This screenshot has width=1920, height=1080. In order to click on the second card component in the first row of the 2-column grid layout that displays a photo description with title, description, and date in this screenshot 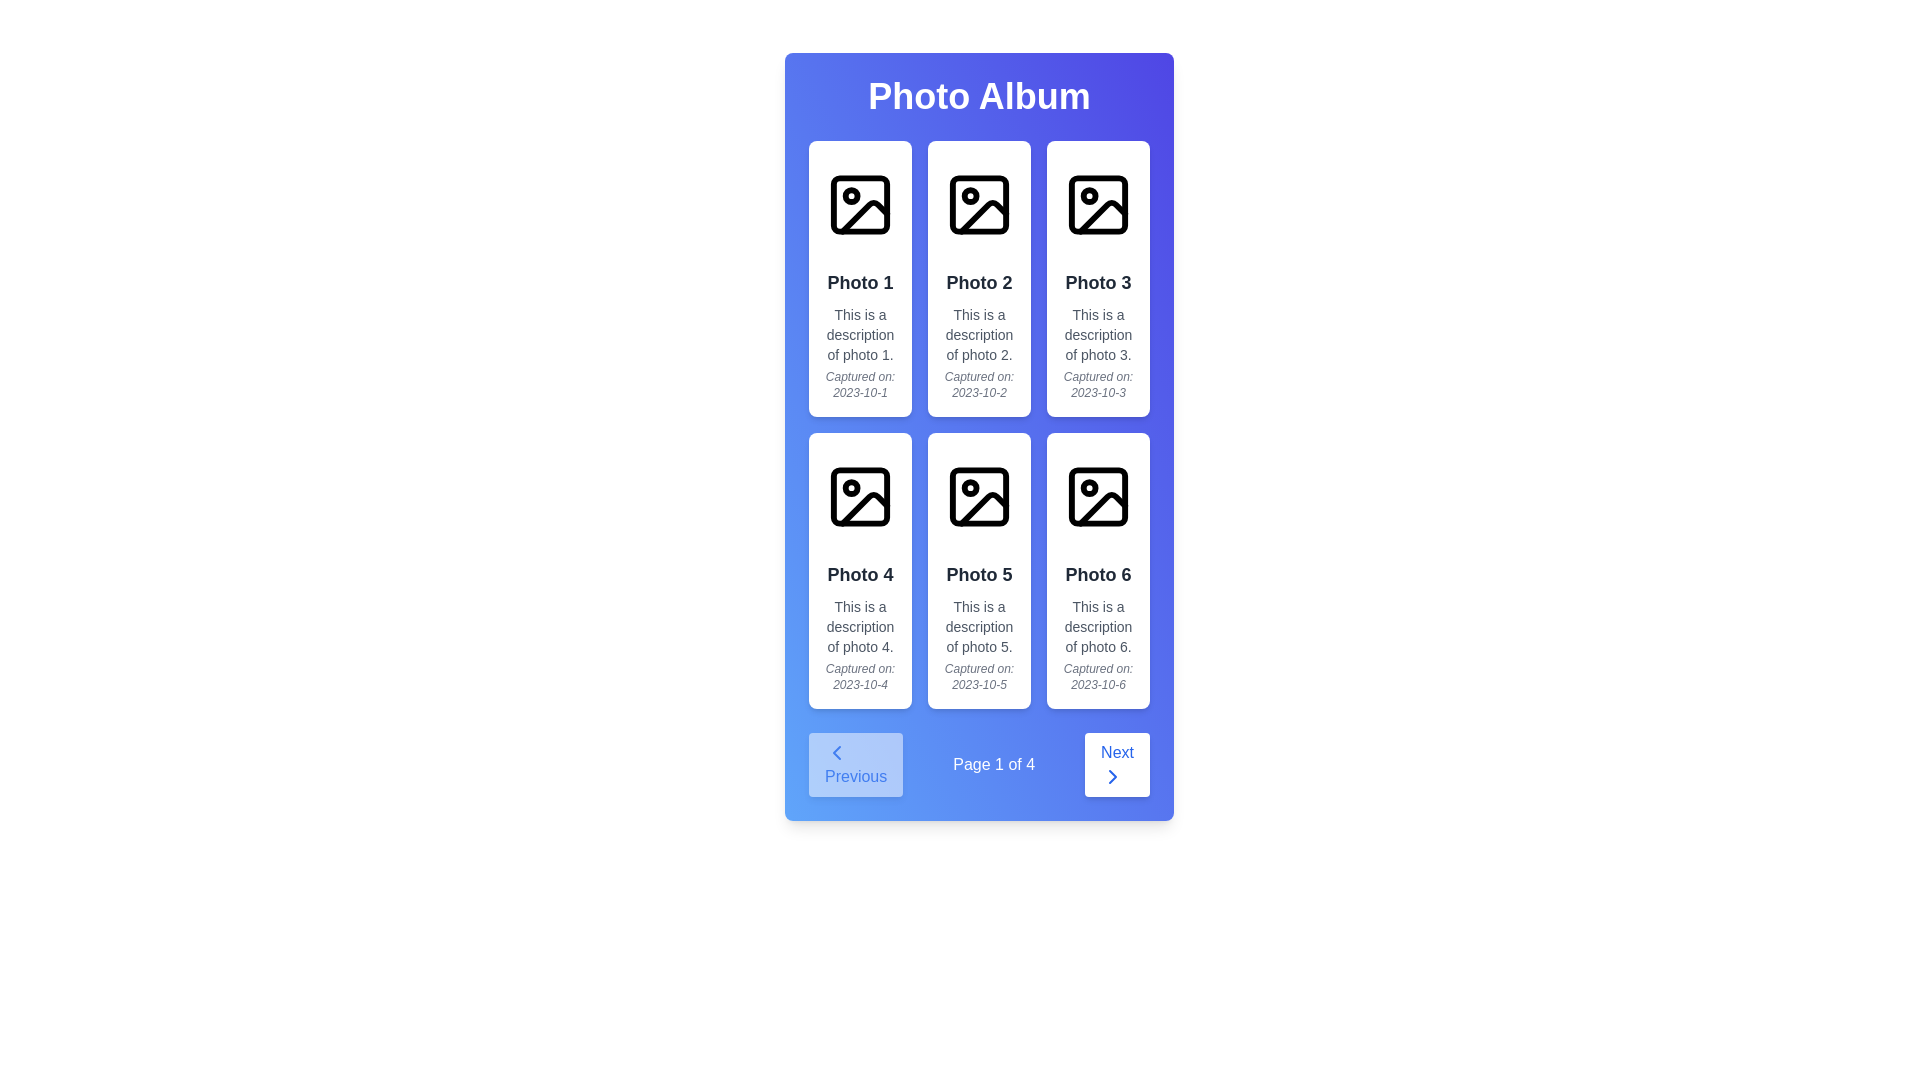, I will do `click(979, 278)`.